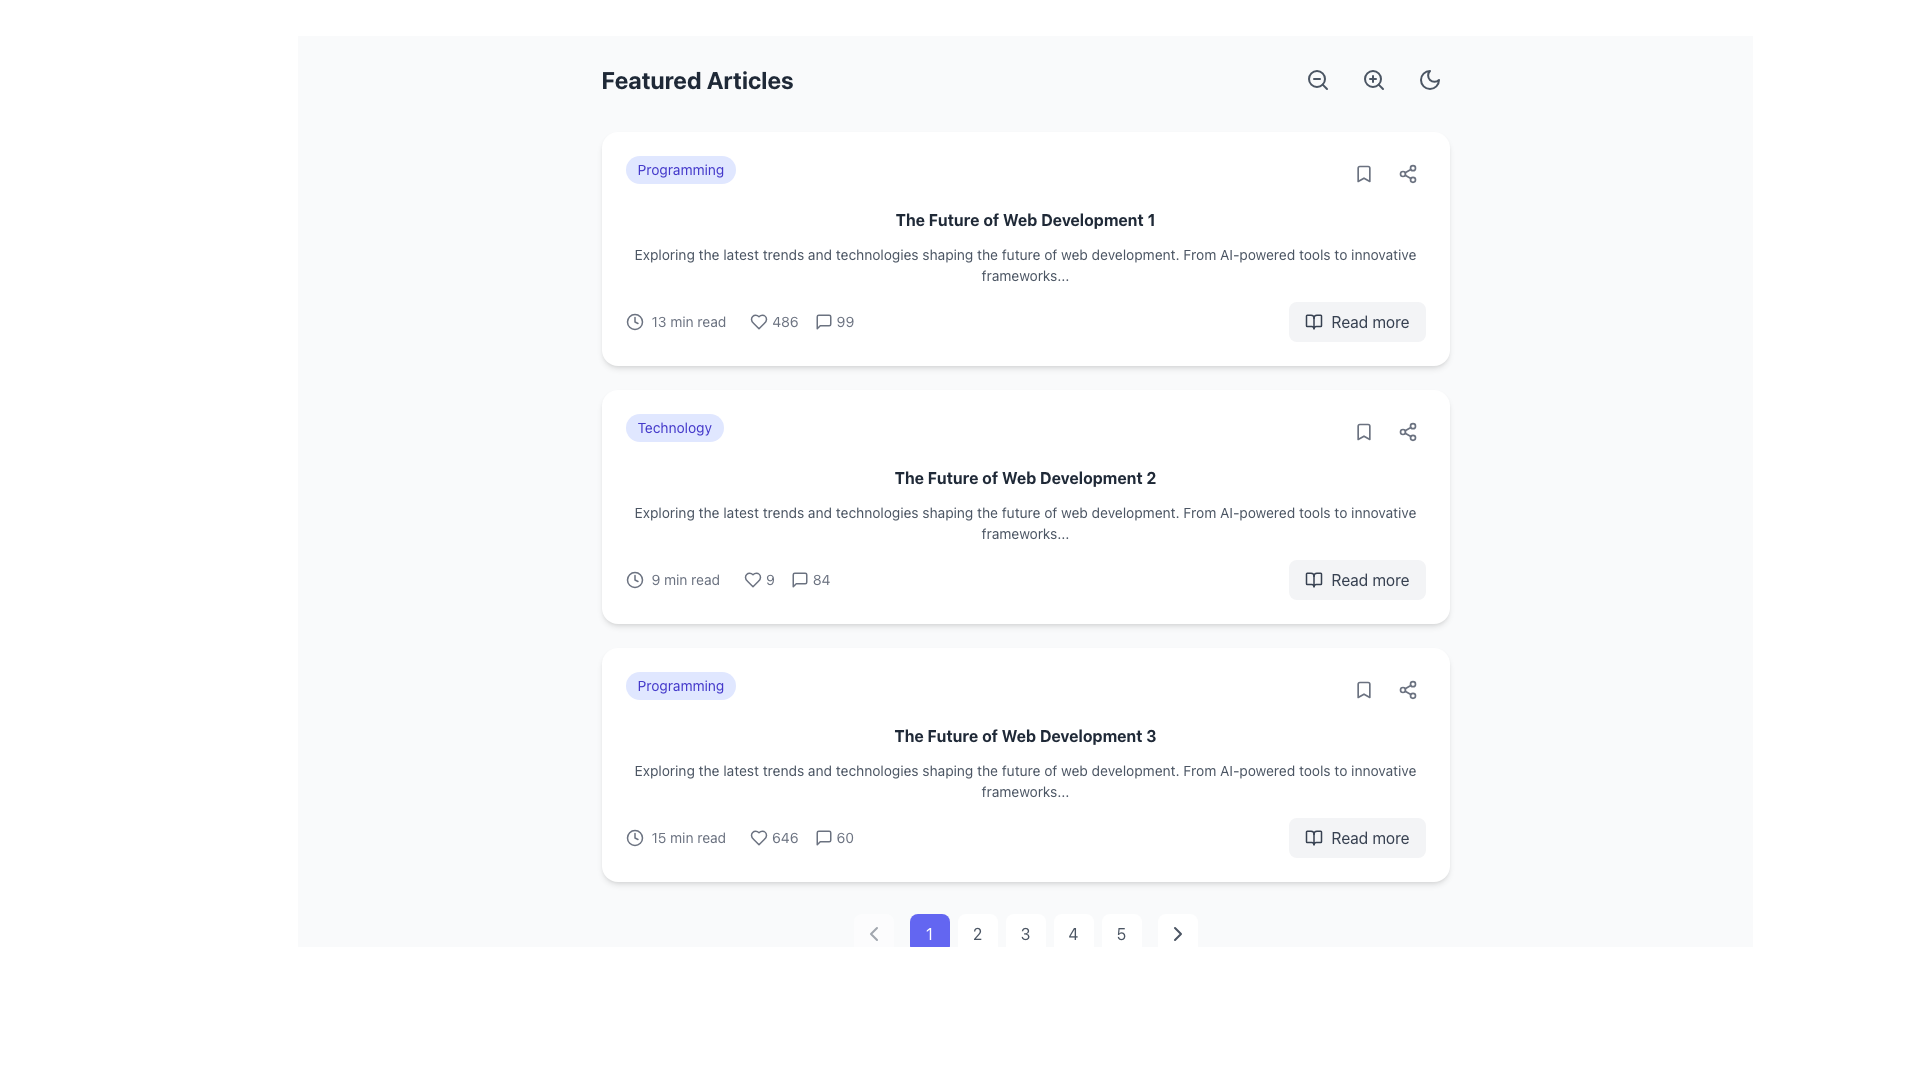  Describe the element at coordinates (1025, 522) in the screenshot. I see `the text block styled with a light gray font that reads: 'Exploring the latest trends and technologies shaping the future of web development.' It is located directly underneath the title 'The Future of Web Development 2'` at that location.